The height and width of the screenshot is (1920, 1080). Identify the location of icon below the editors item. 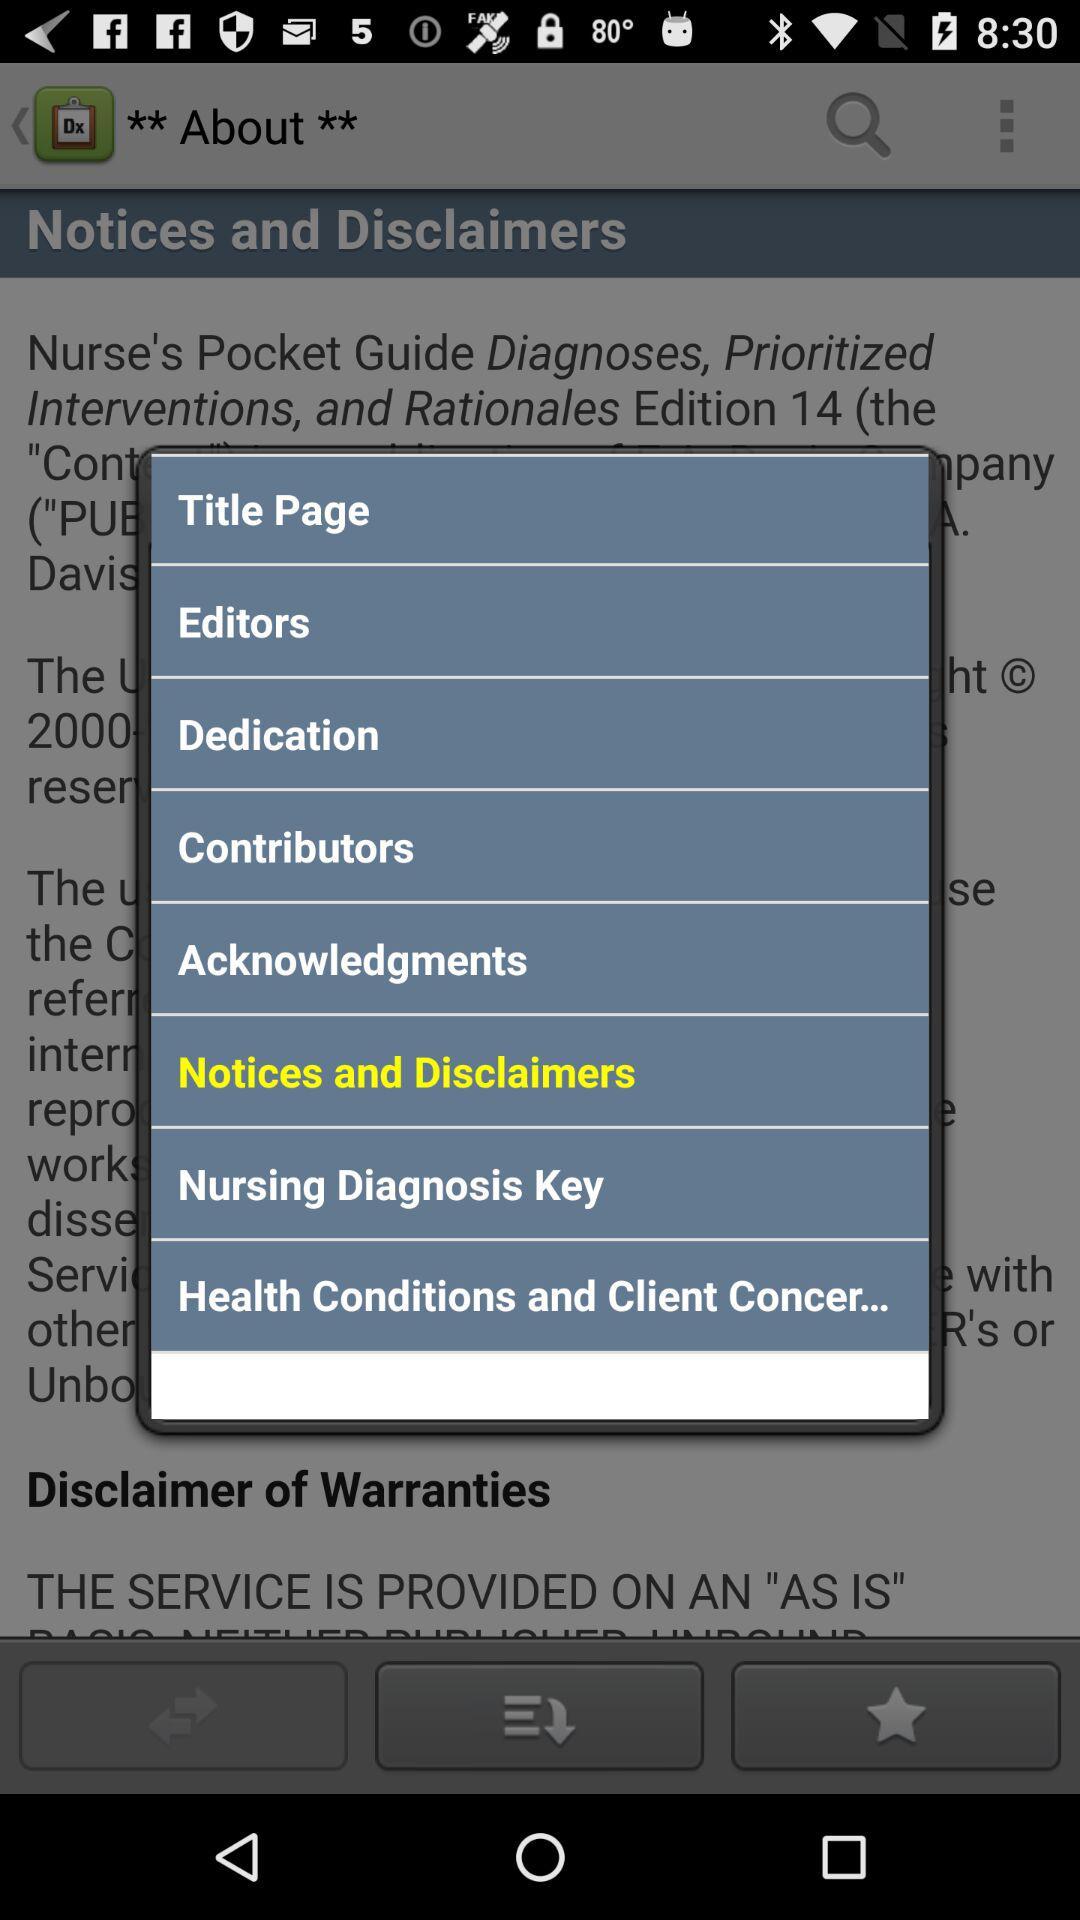
(540, 732).